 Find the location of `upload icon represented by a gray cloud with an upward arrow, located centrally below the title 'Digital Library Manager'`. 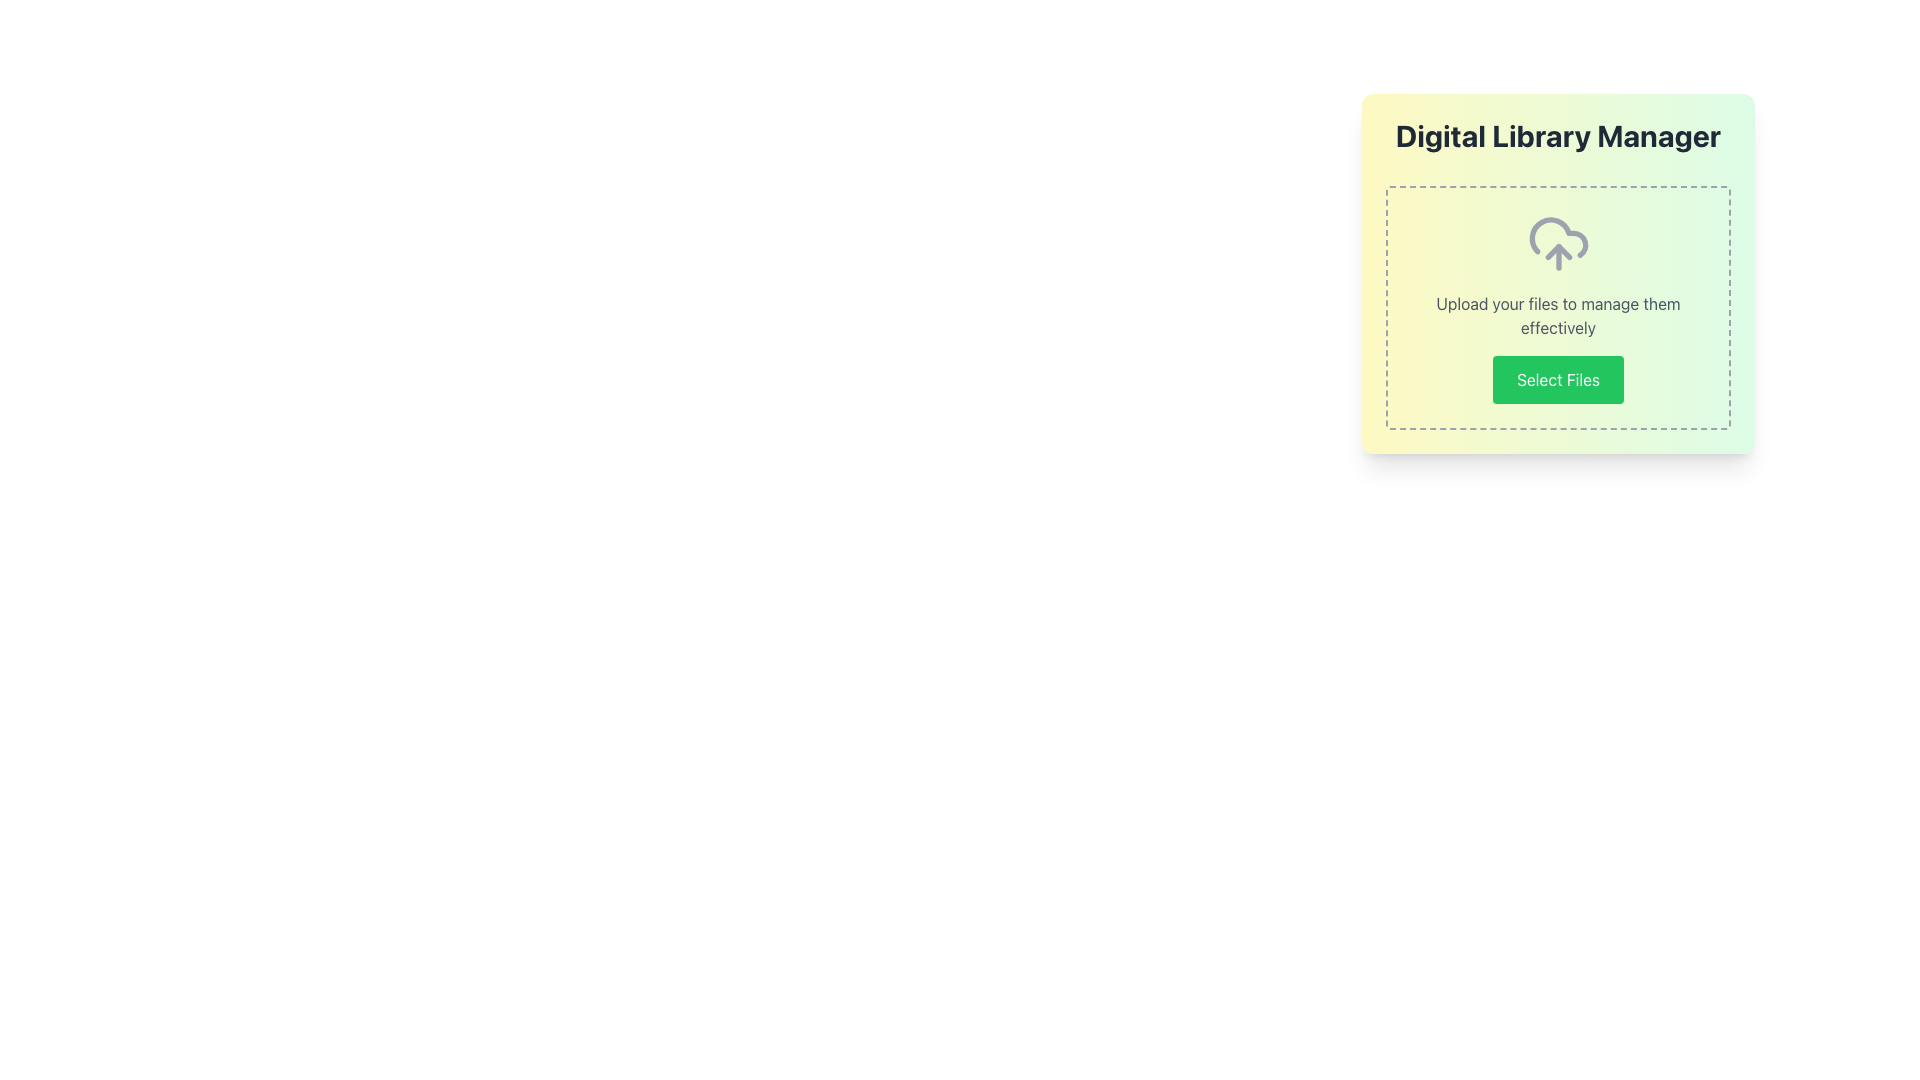

upload icon represented by a gray cloud with an upward arrow, located centrally below the title 'Digital Library Manager' is located at coordinates (1557, 242).